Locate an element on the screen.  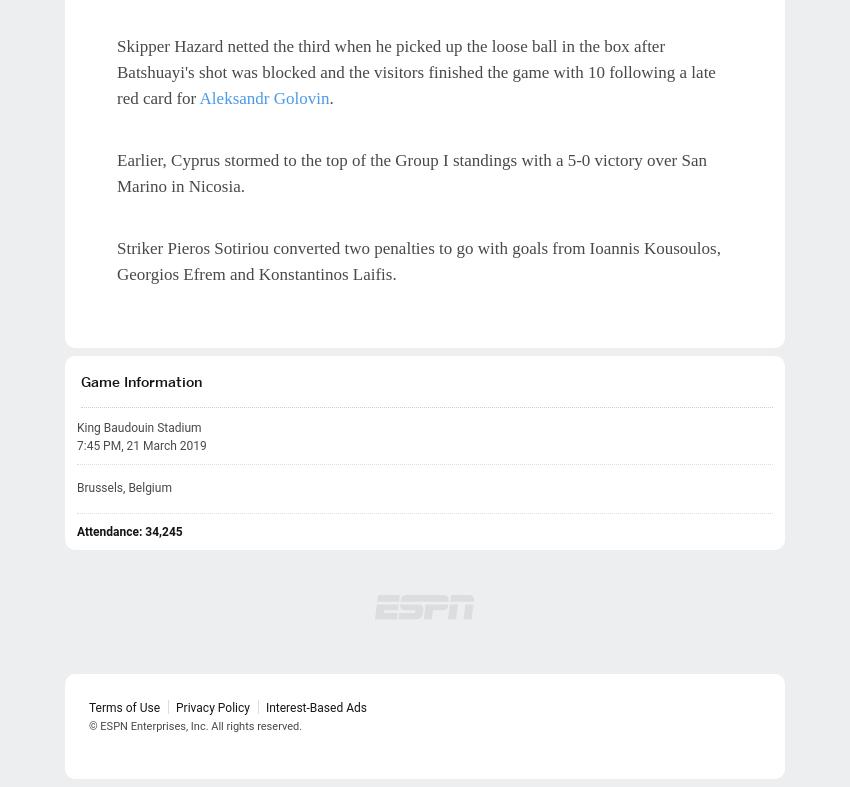
'21 March 2019' is located at coordinates (166, 444).